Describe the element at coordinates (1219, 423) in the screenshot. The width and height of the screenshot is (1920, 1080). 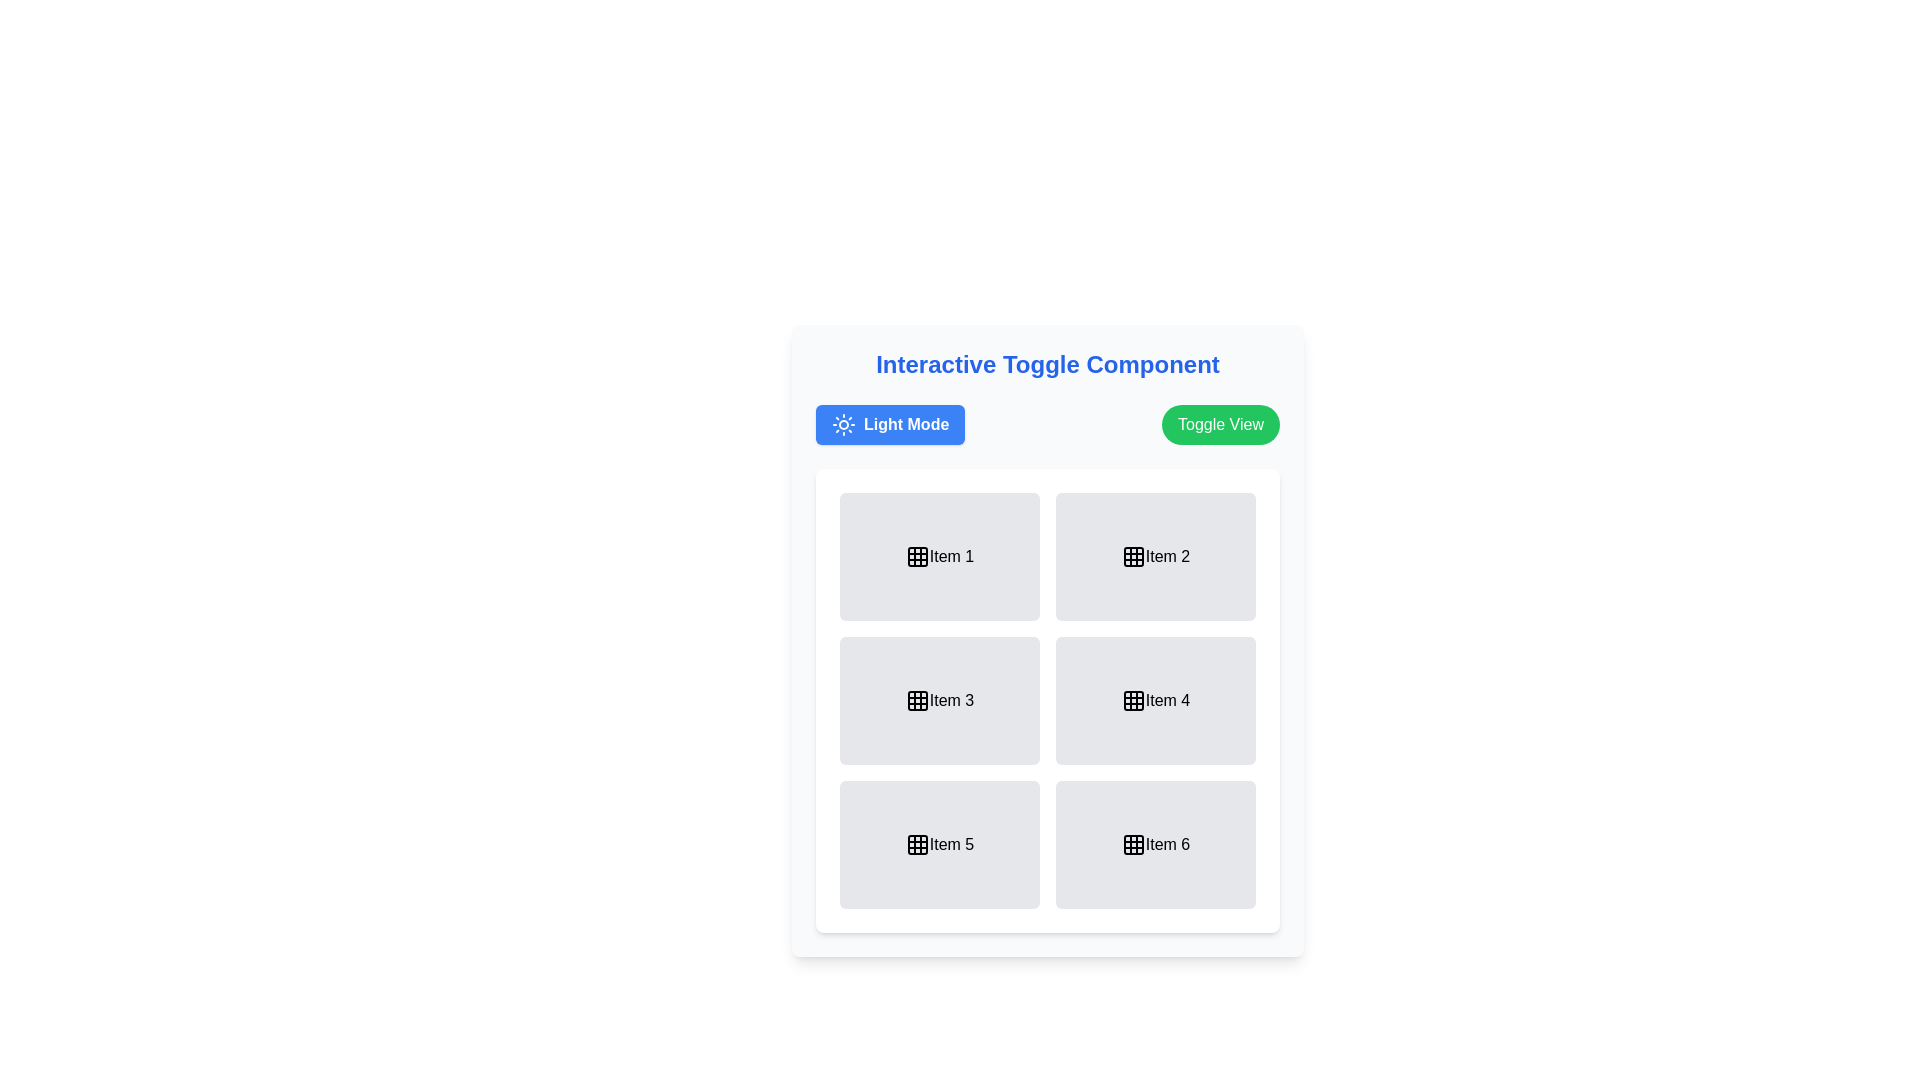
I see `the 'Toggle View' button, which is a rounded rectangle with a vibrant green background and contains the white text 'Toggle View'` at that location.